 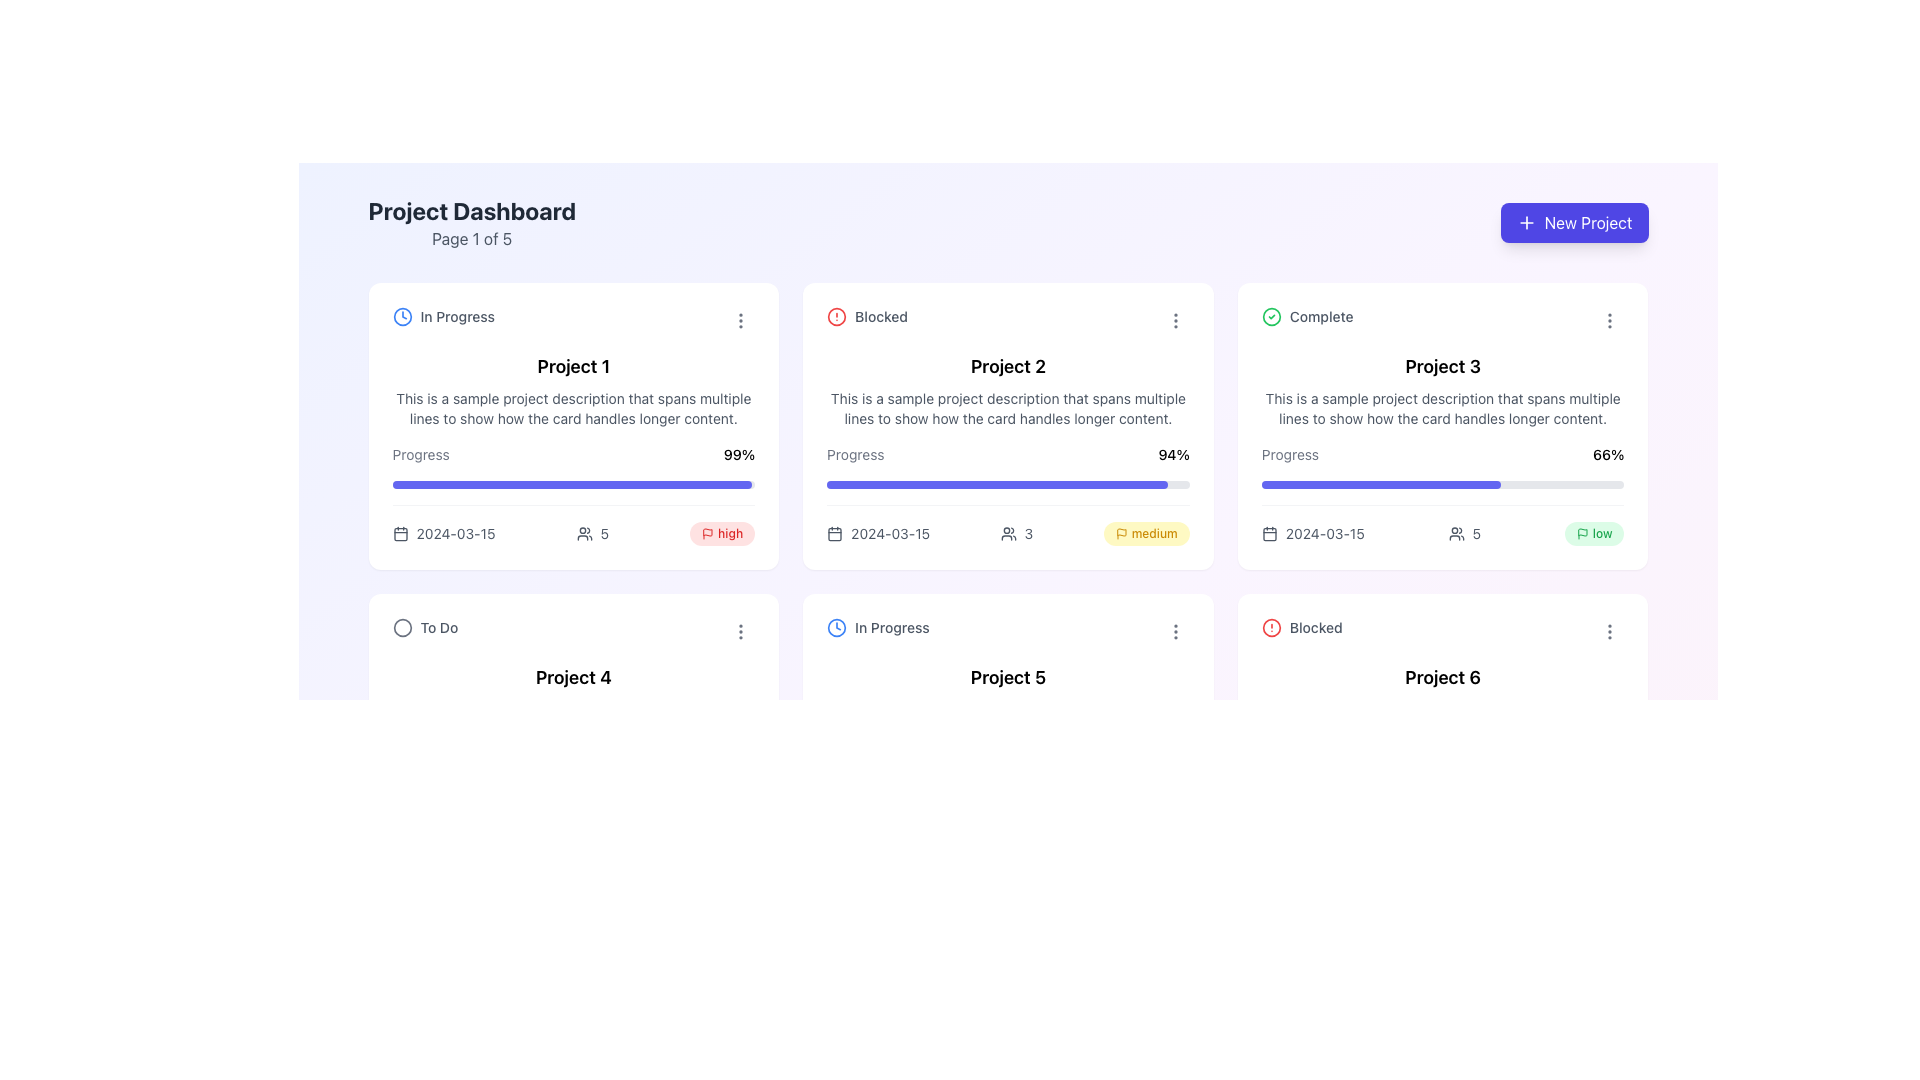 I want to click on the text block styled with gray color and small font size located under the title 'Project 3' on the upper-right card in the dashboard layout, so click(x=1443, y=407).